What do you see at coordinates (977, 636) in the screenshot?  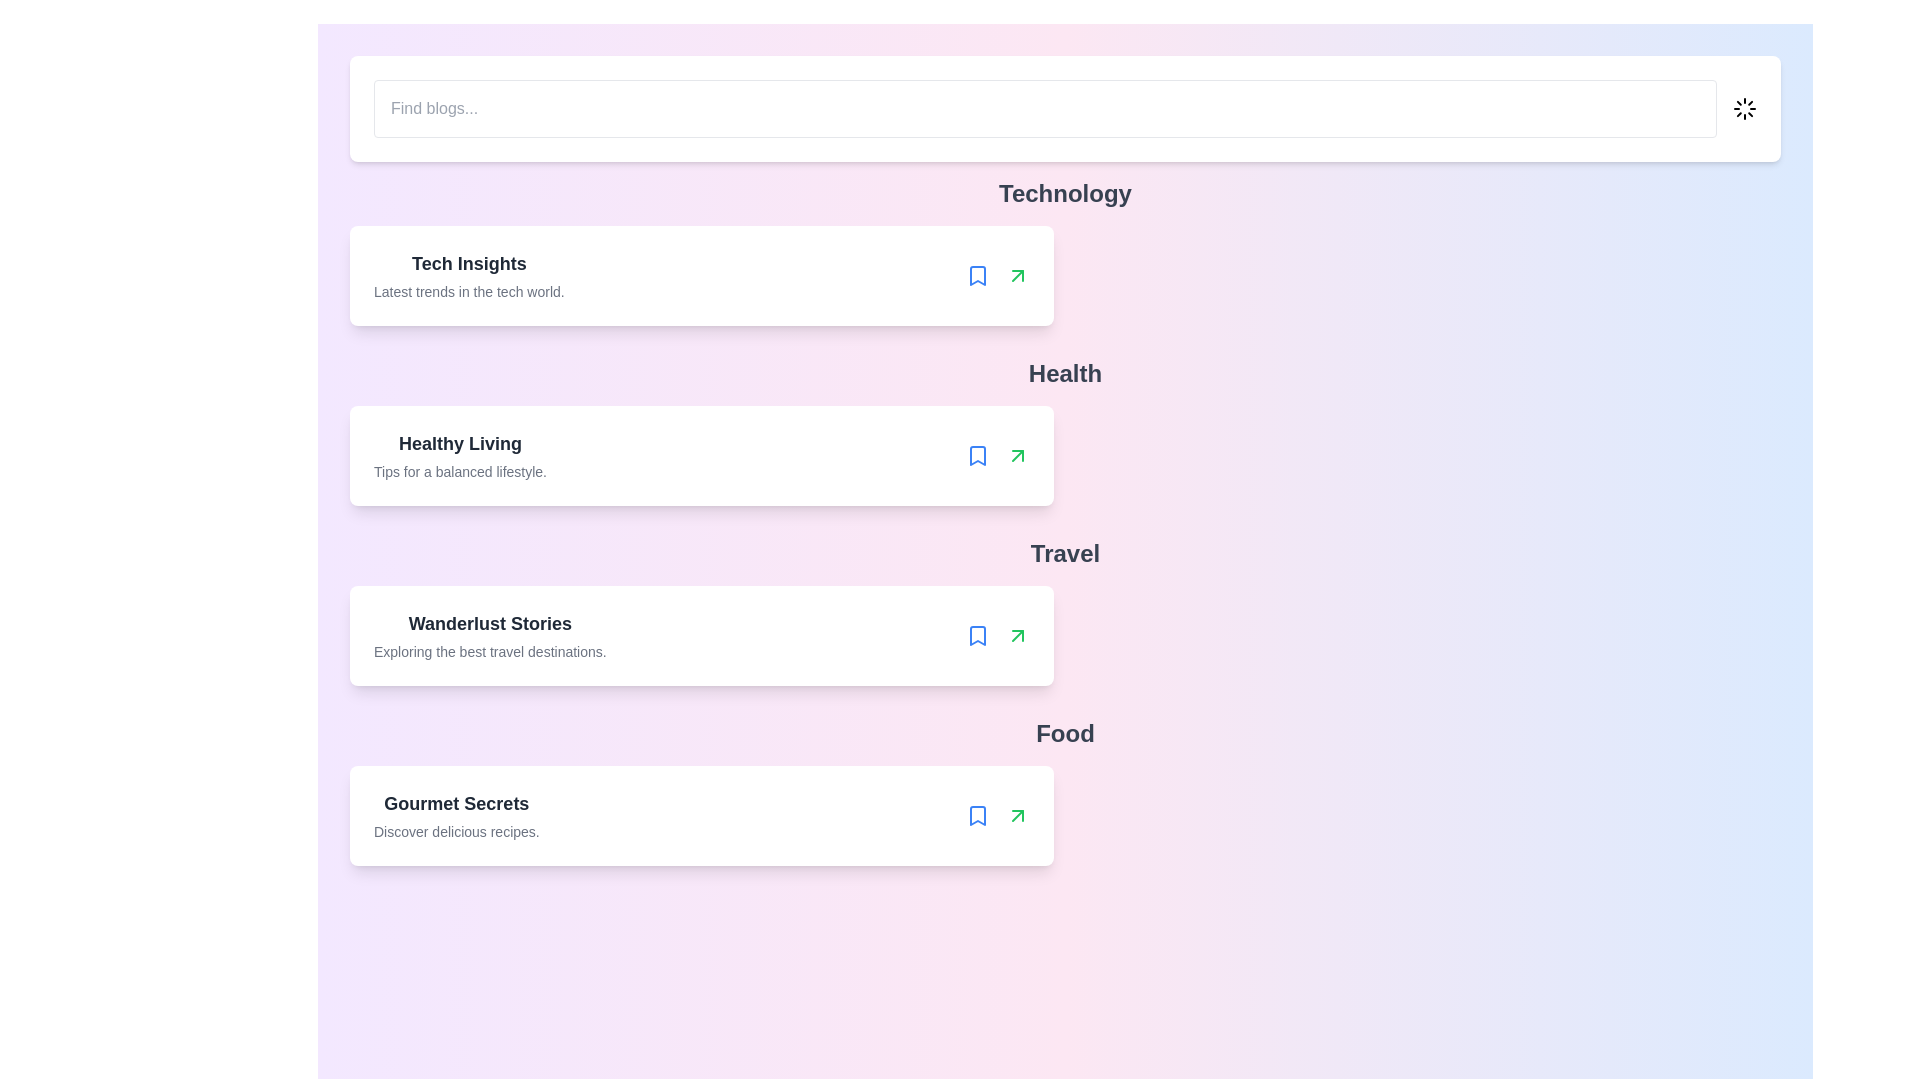 I see `the third bookmark icon located in the rightmost position of the toolbar group beside the 'Wanderlust Stories' card` at bounding box center [977, 636].